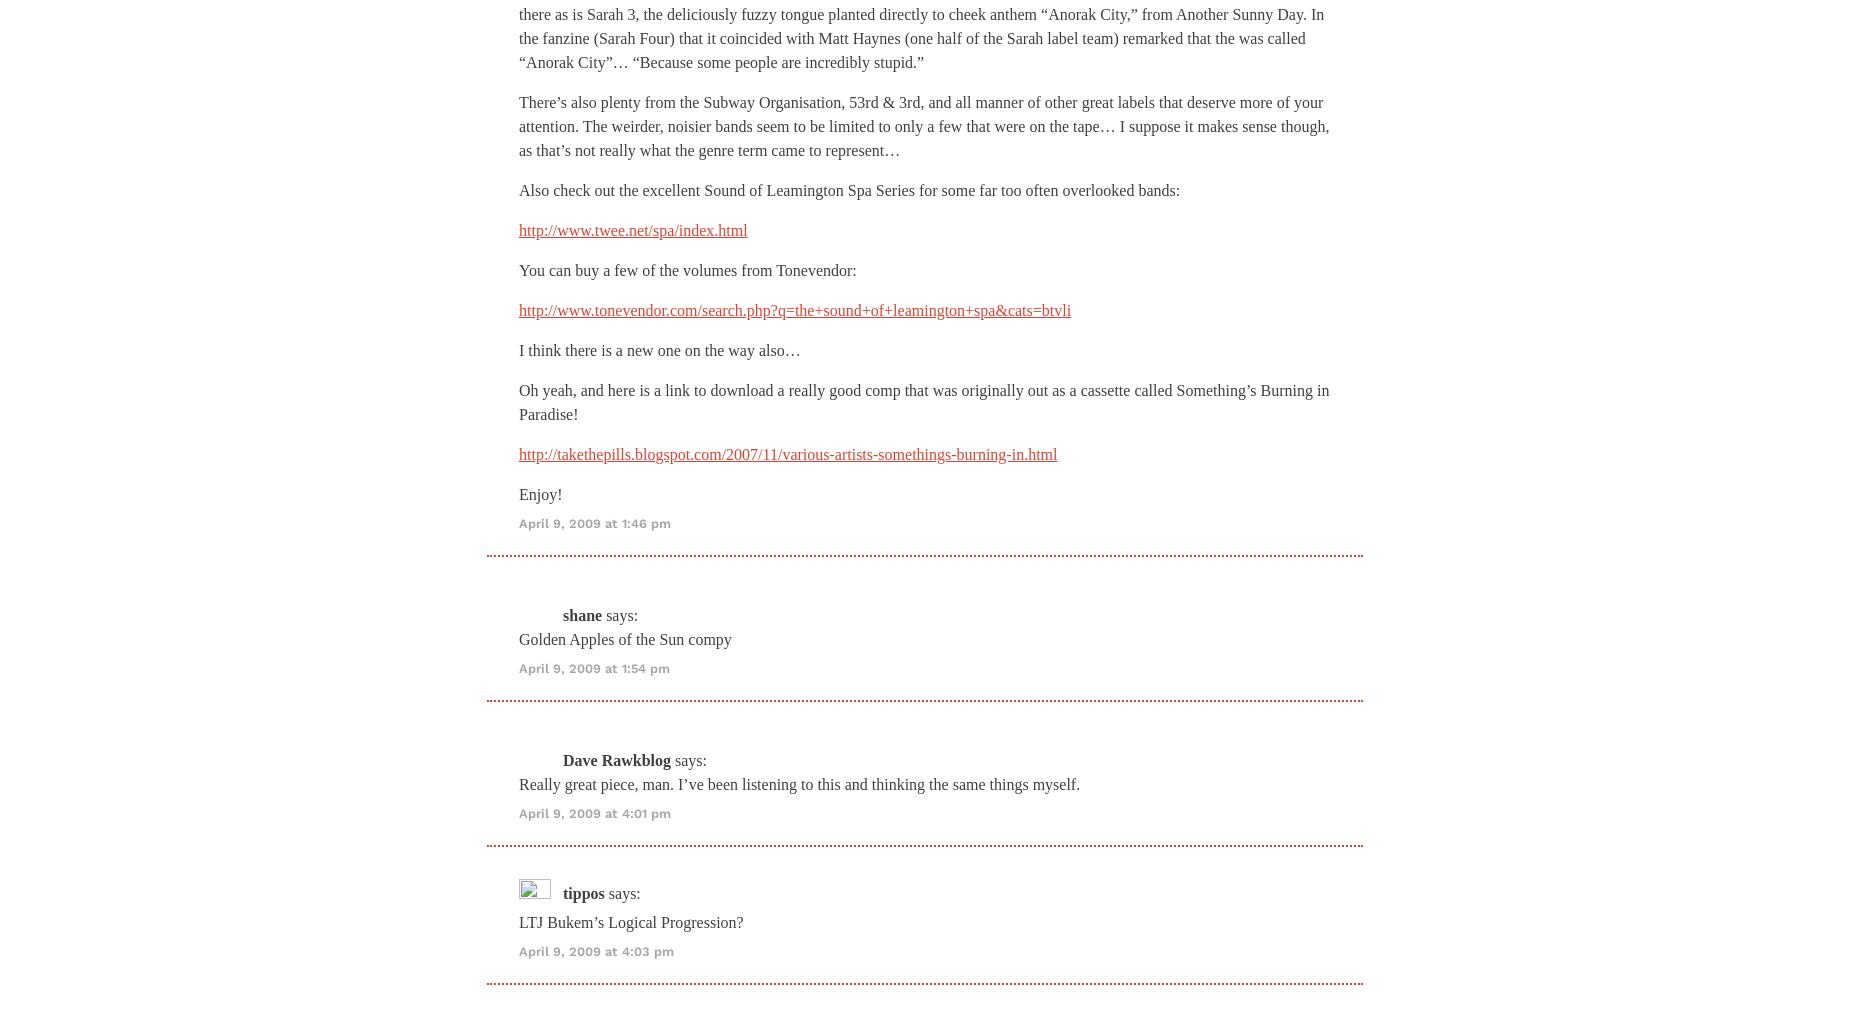 This screenshot has height=1014, width=1850. What do you see at coordinates (924, 400) in the screenshot?
I see `'Oh yeah, and here is a link to download a really good comp that was originally out as a cassette called Something’s Burning in Paradise!'` at bounding box center [924, 400].